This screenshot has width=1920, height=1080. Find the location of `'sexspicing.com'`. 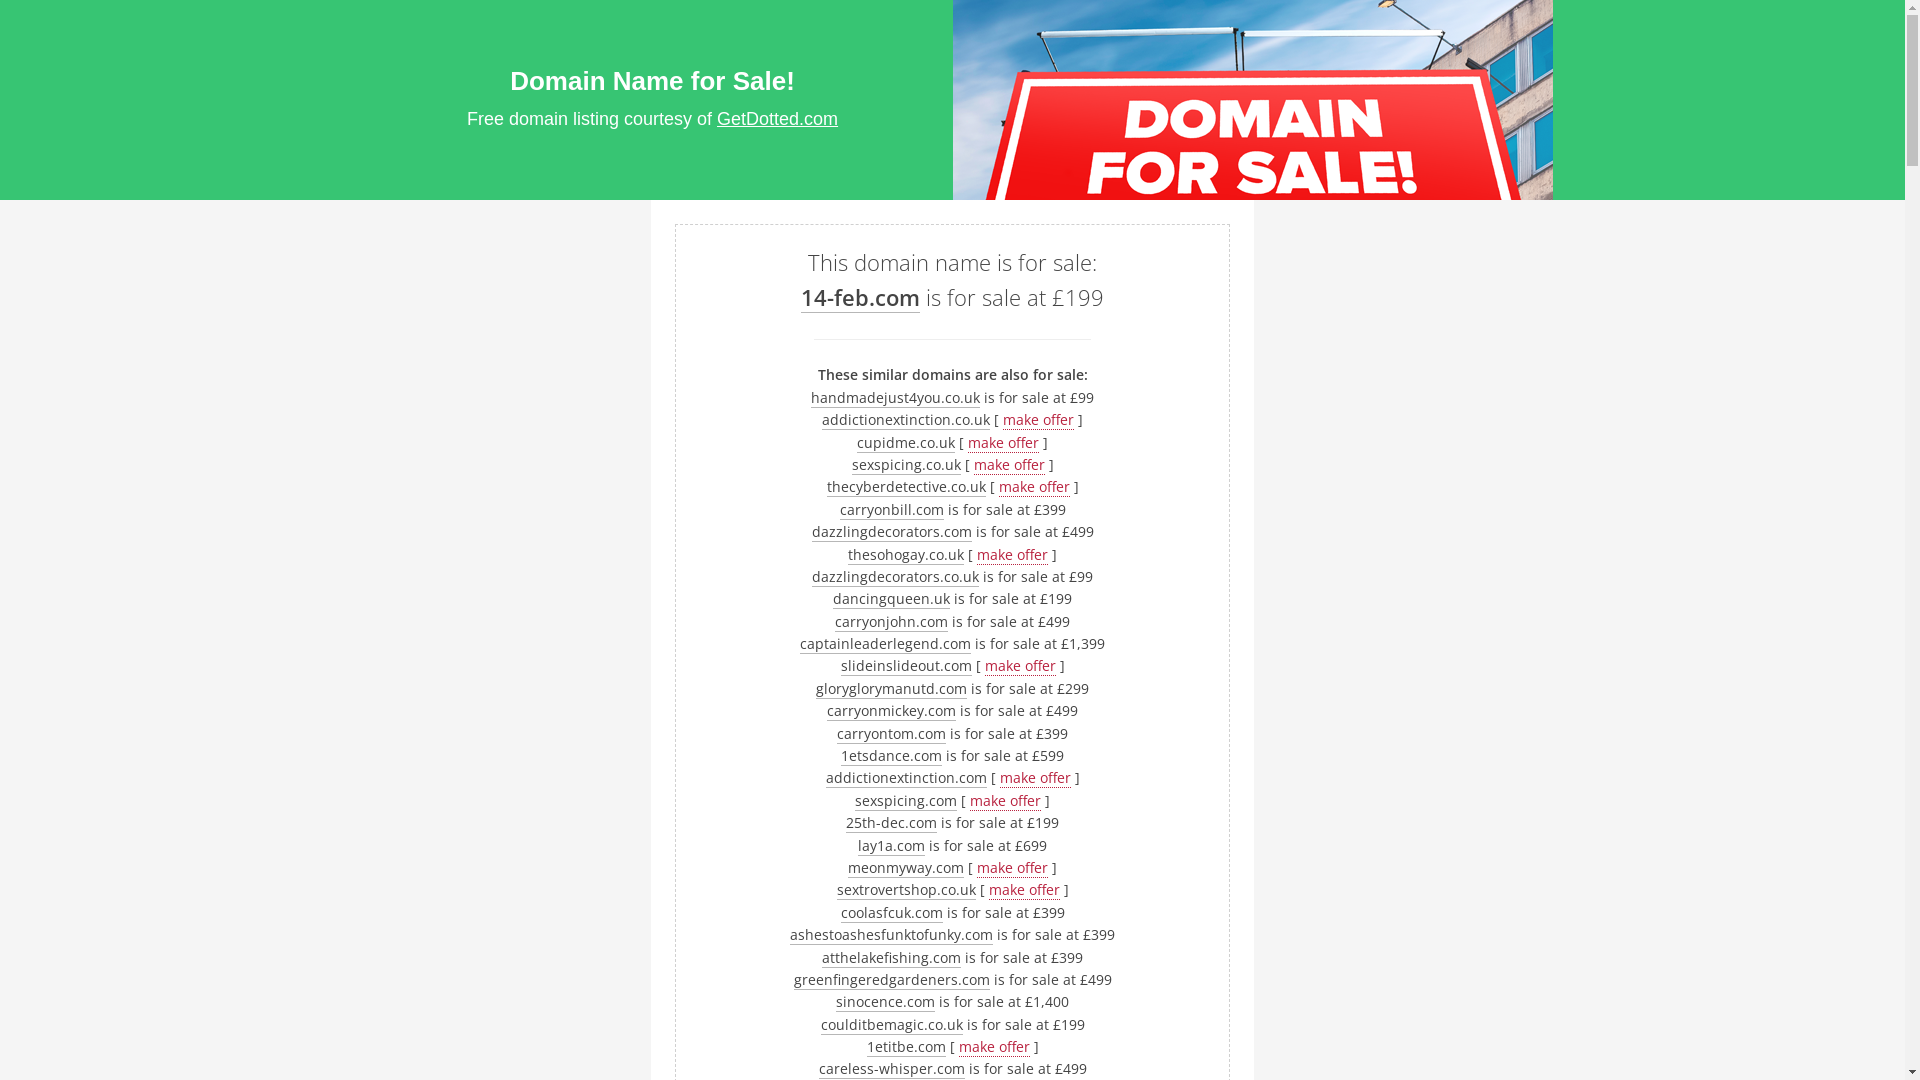

'sexspicing.com' is located at coordinates (854, 800).